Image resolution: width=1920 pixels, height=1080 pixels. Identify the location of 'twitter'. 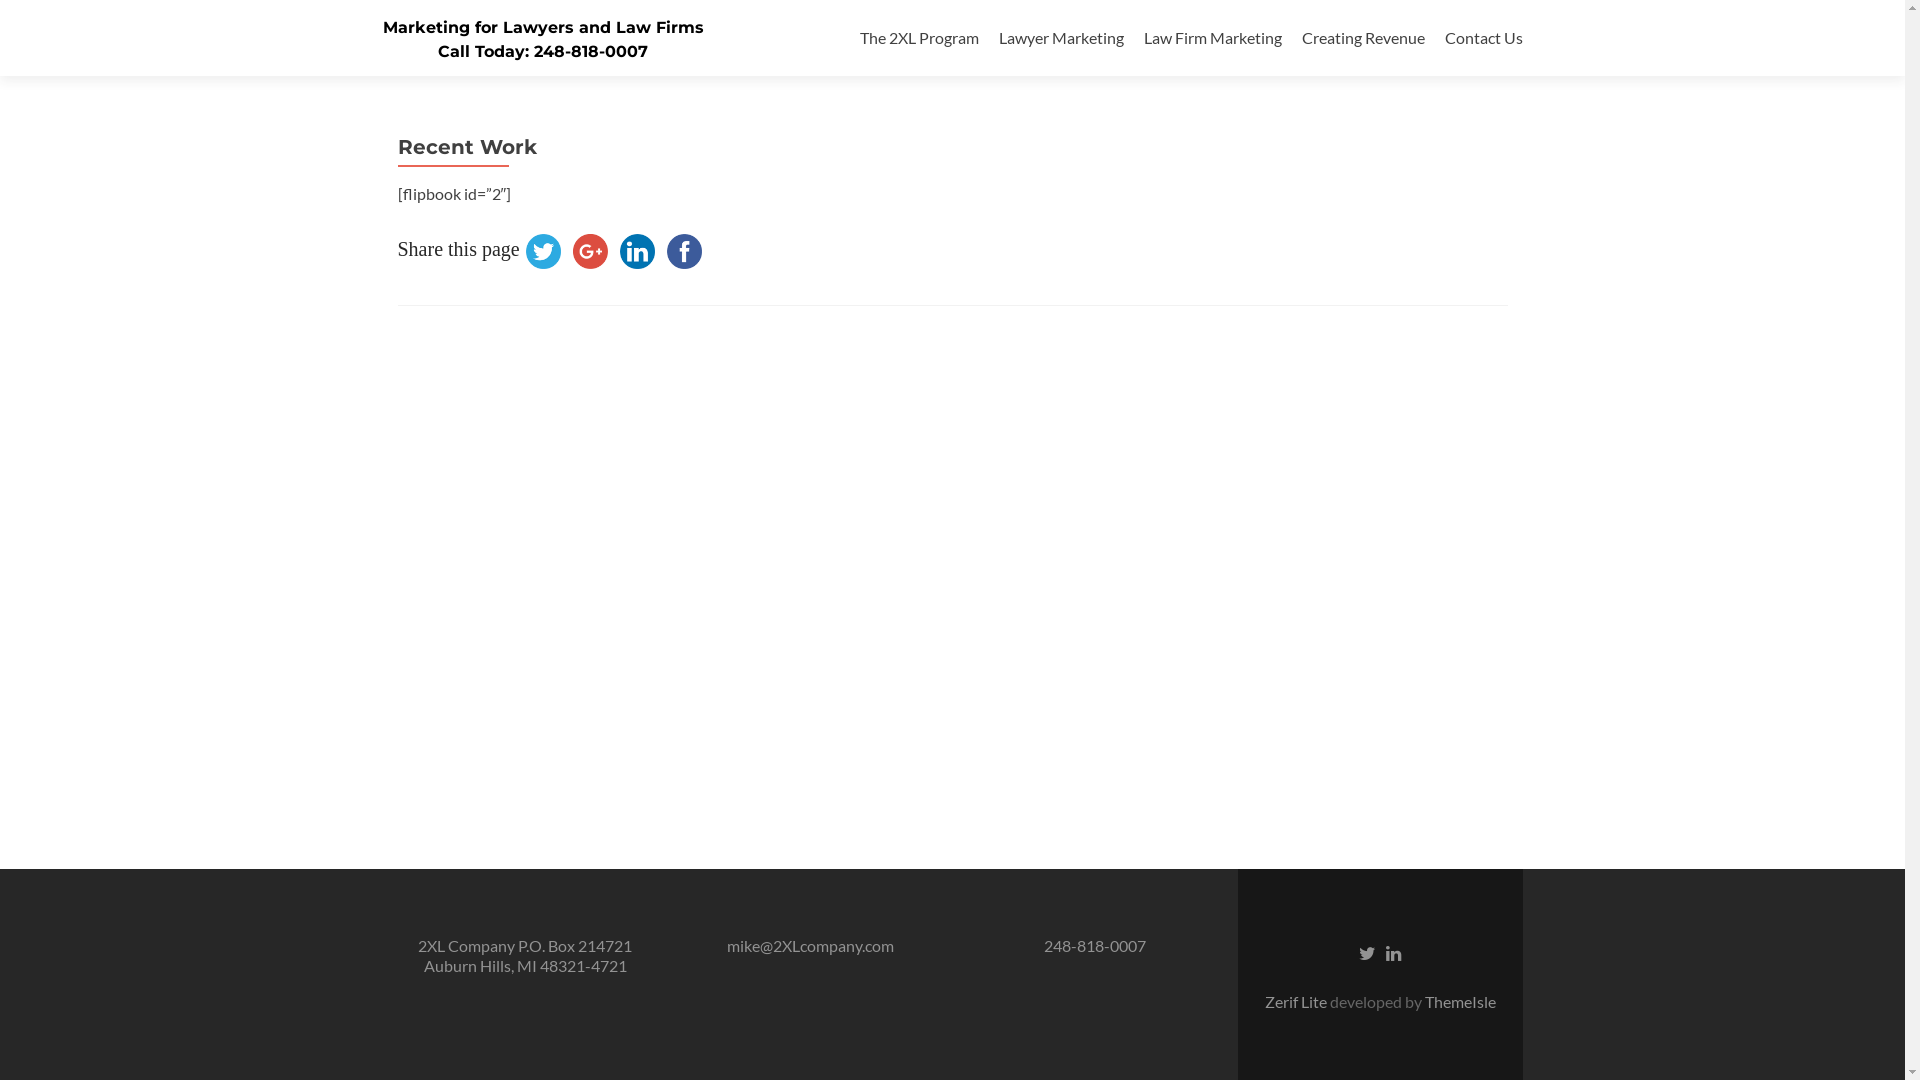
(543, 250).